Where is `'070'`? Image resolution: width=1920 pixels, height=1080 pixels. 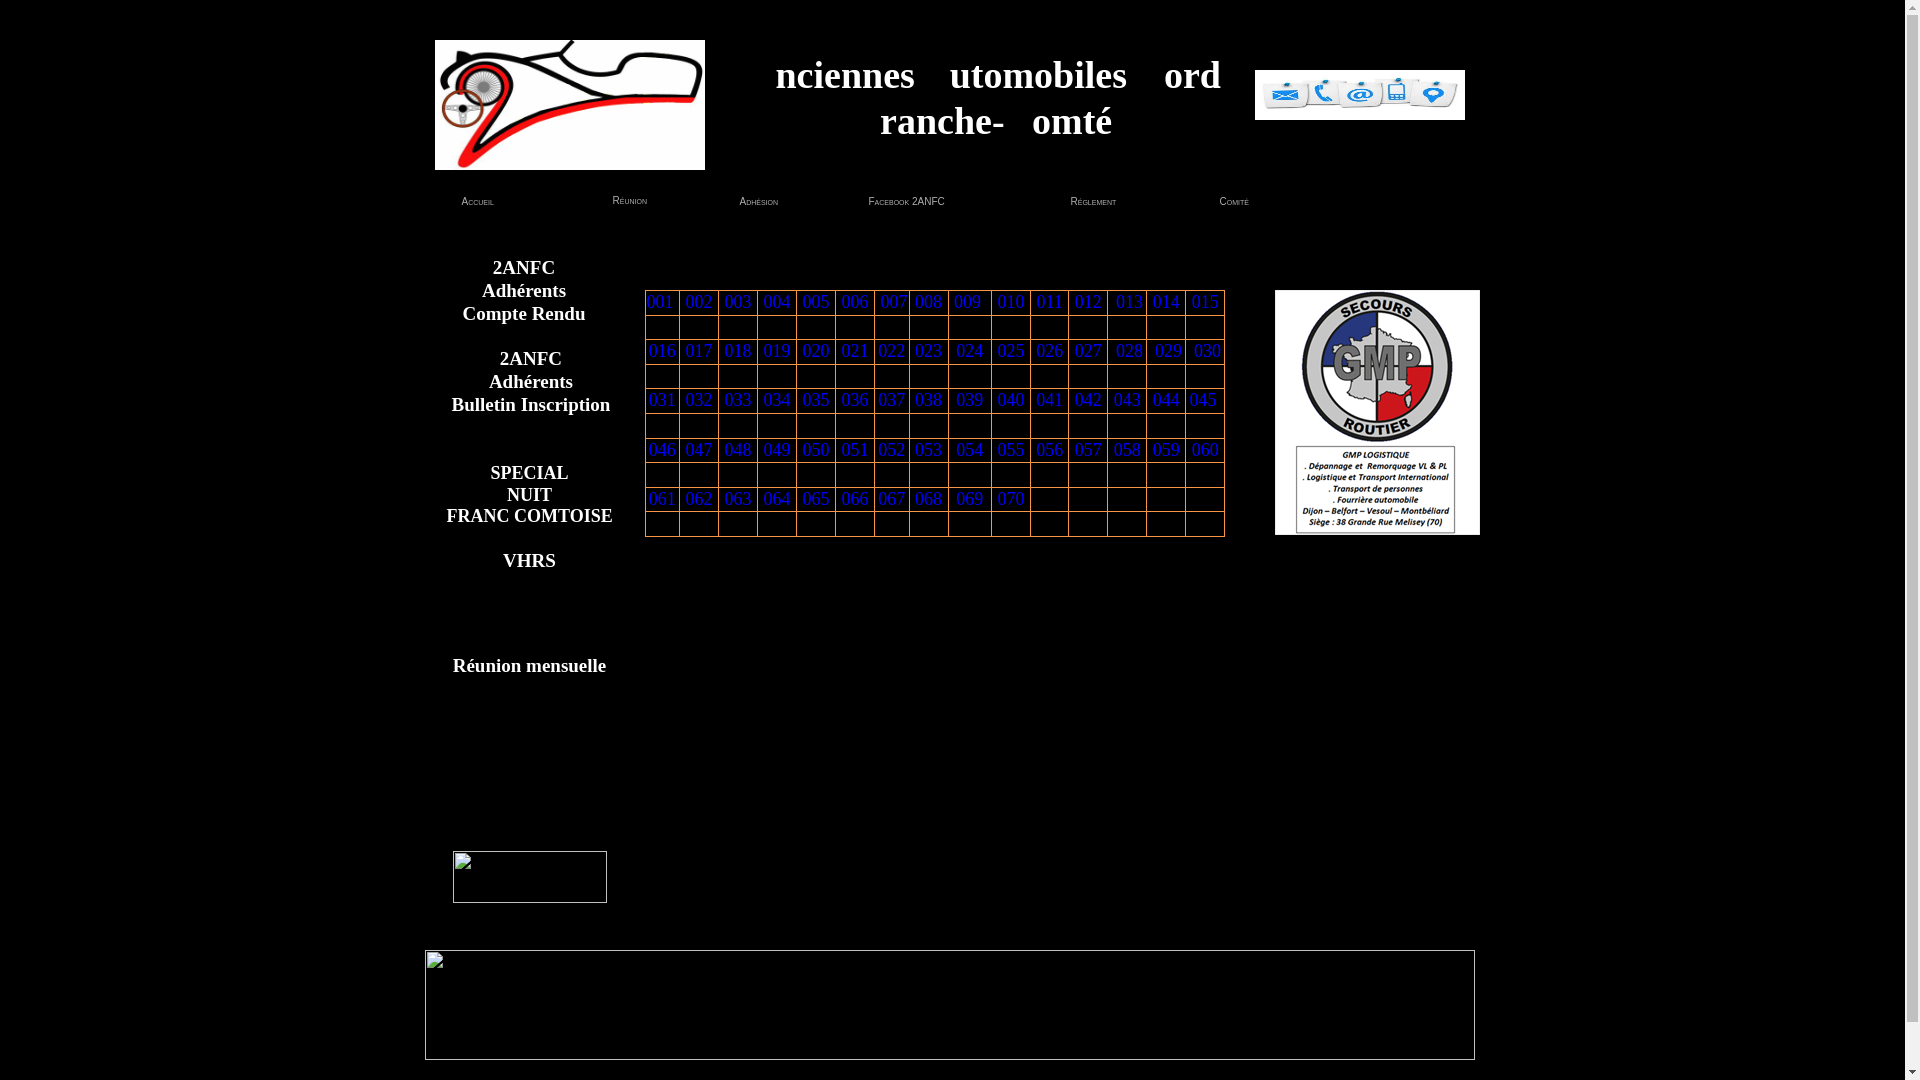
'070' is located at coordinates (1011, 497).